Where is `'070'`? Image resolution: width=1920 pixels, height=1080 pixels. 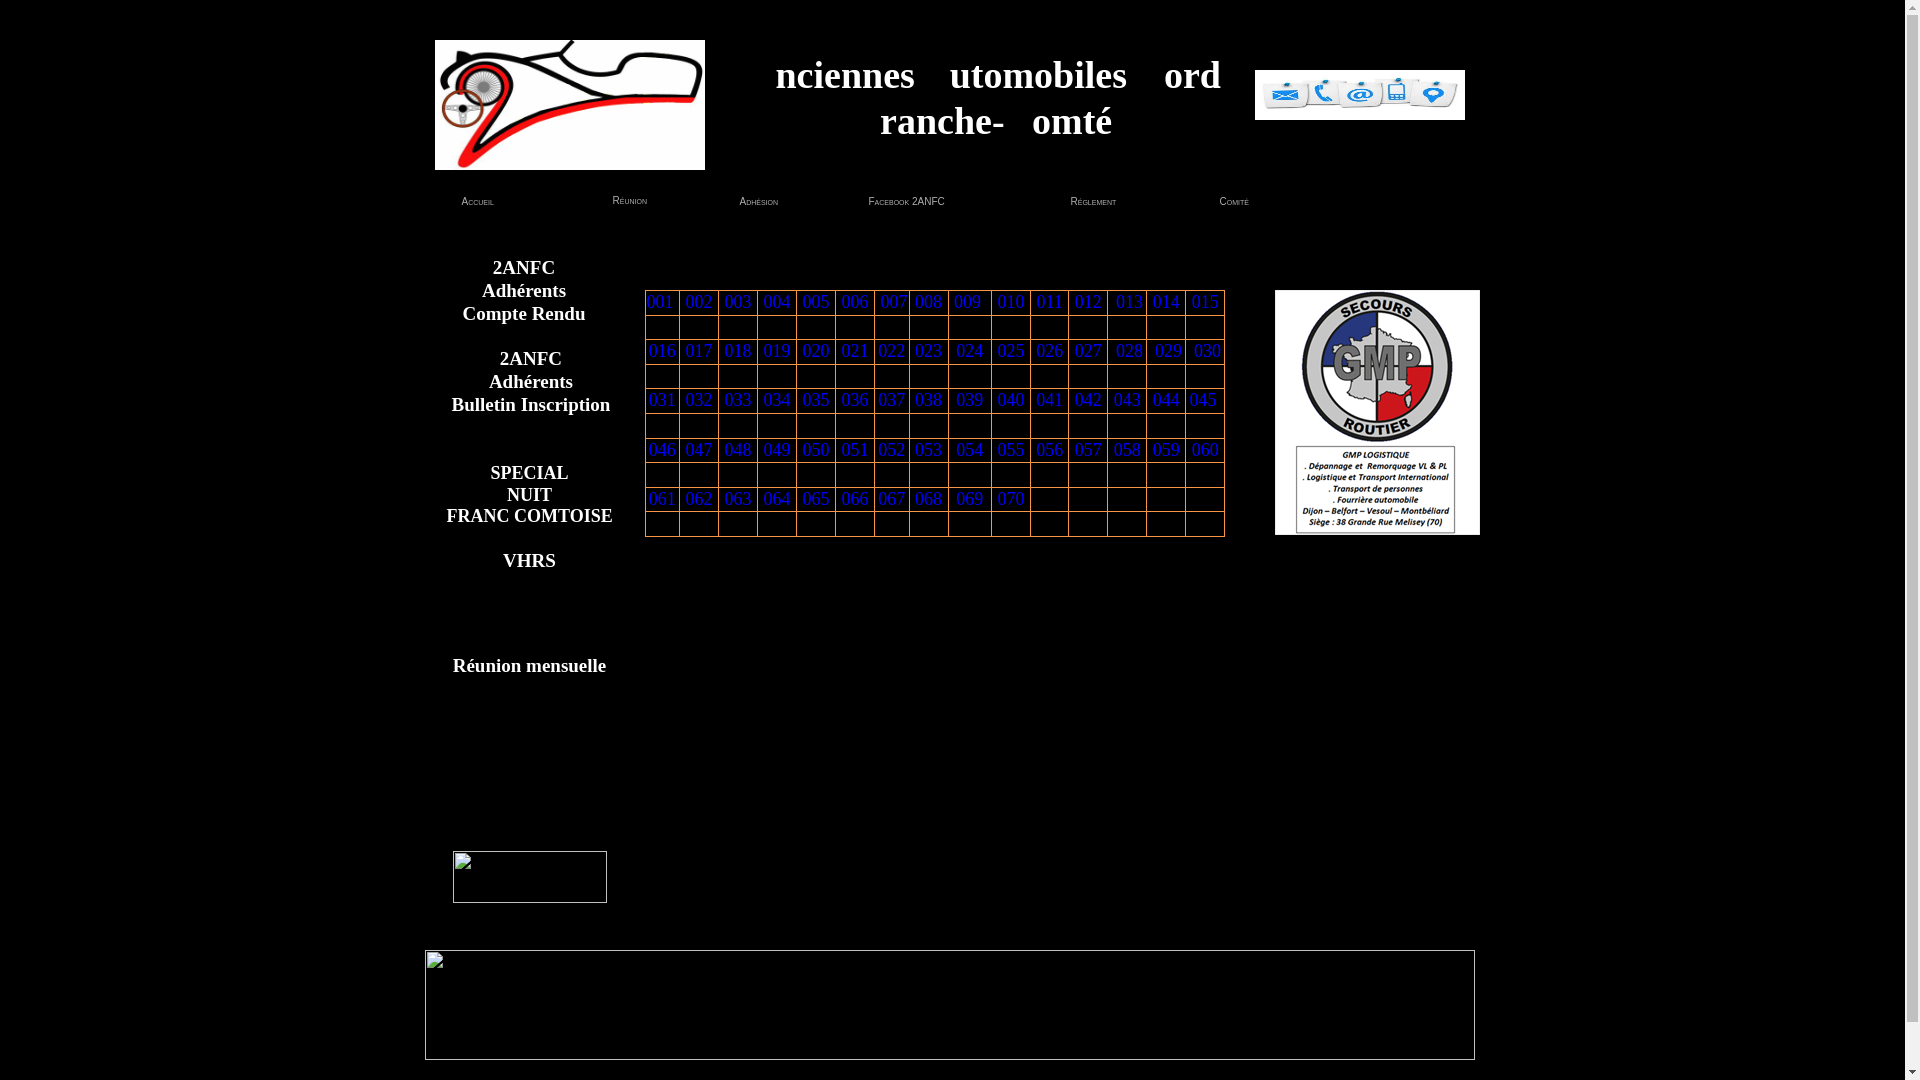
'070' is located at coordinates (1011, 497).